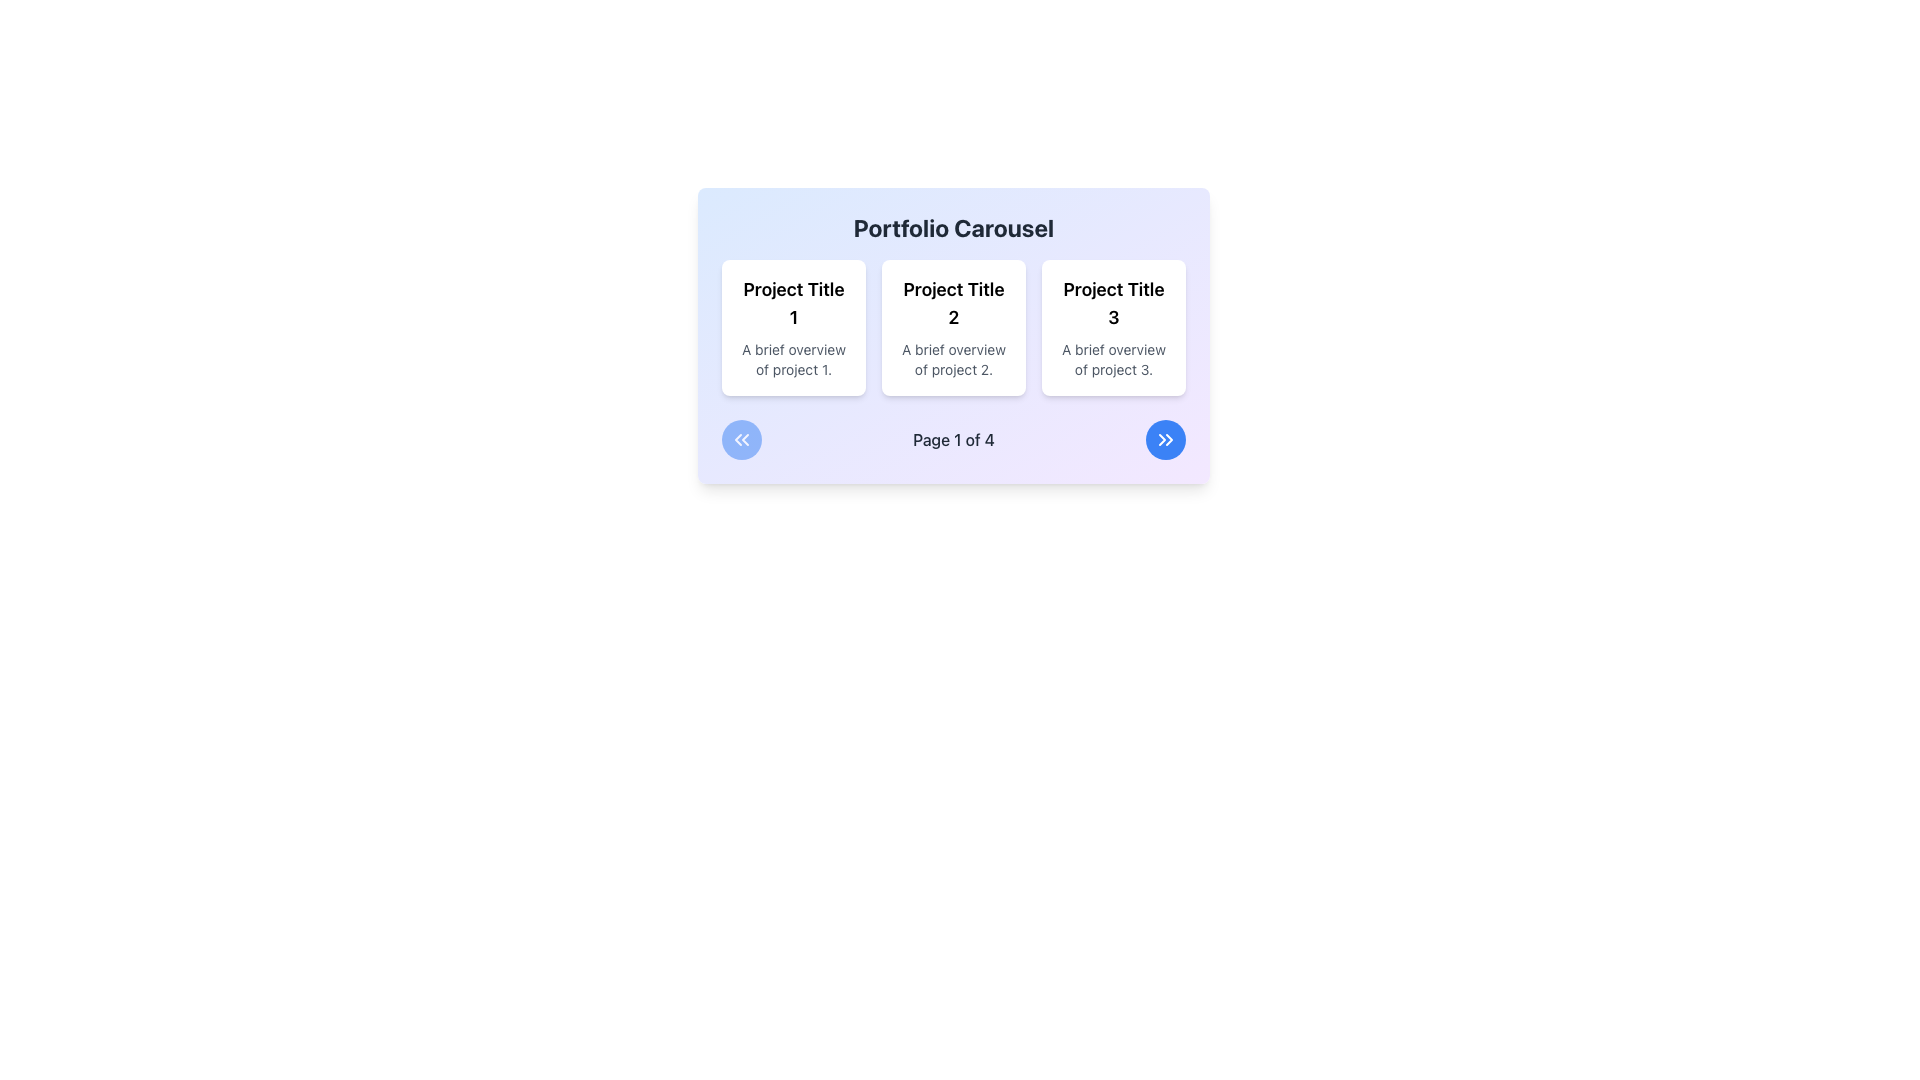 Image resolution: width=1920 pixels, height=1080 pixels. Describe the element at coordinates (1112, 358) in the screenshot. I see `the text element that reads 'A brief overview of project 3', styled with a smaller font size and gray color, located under the 'Project Title 3' heading in the third project card` at that location.